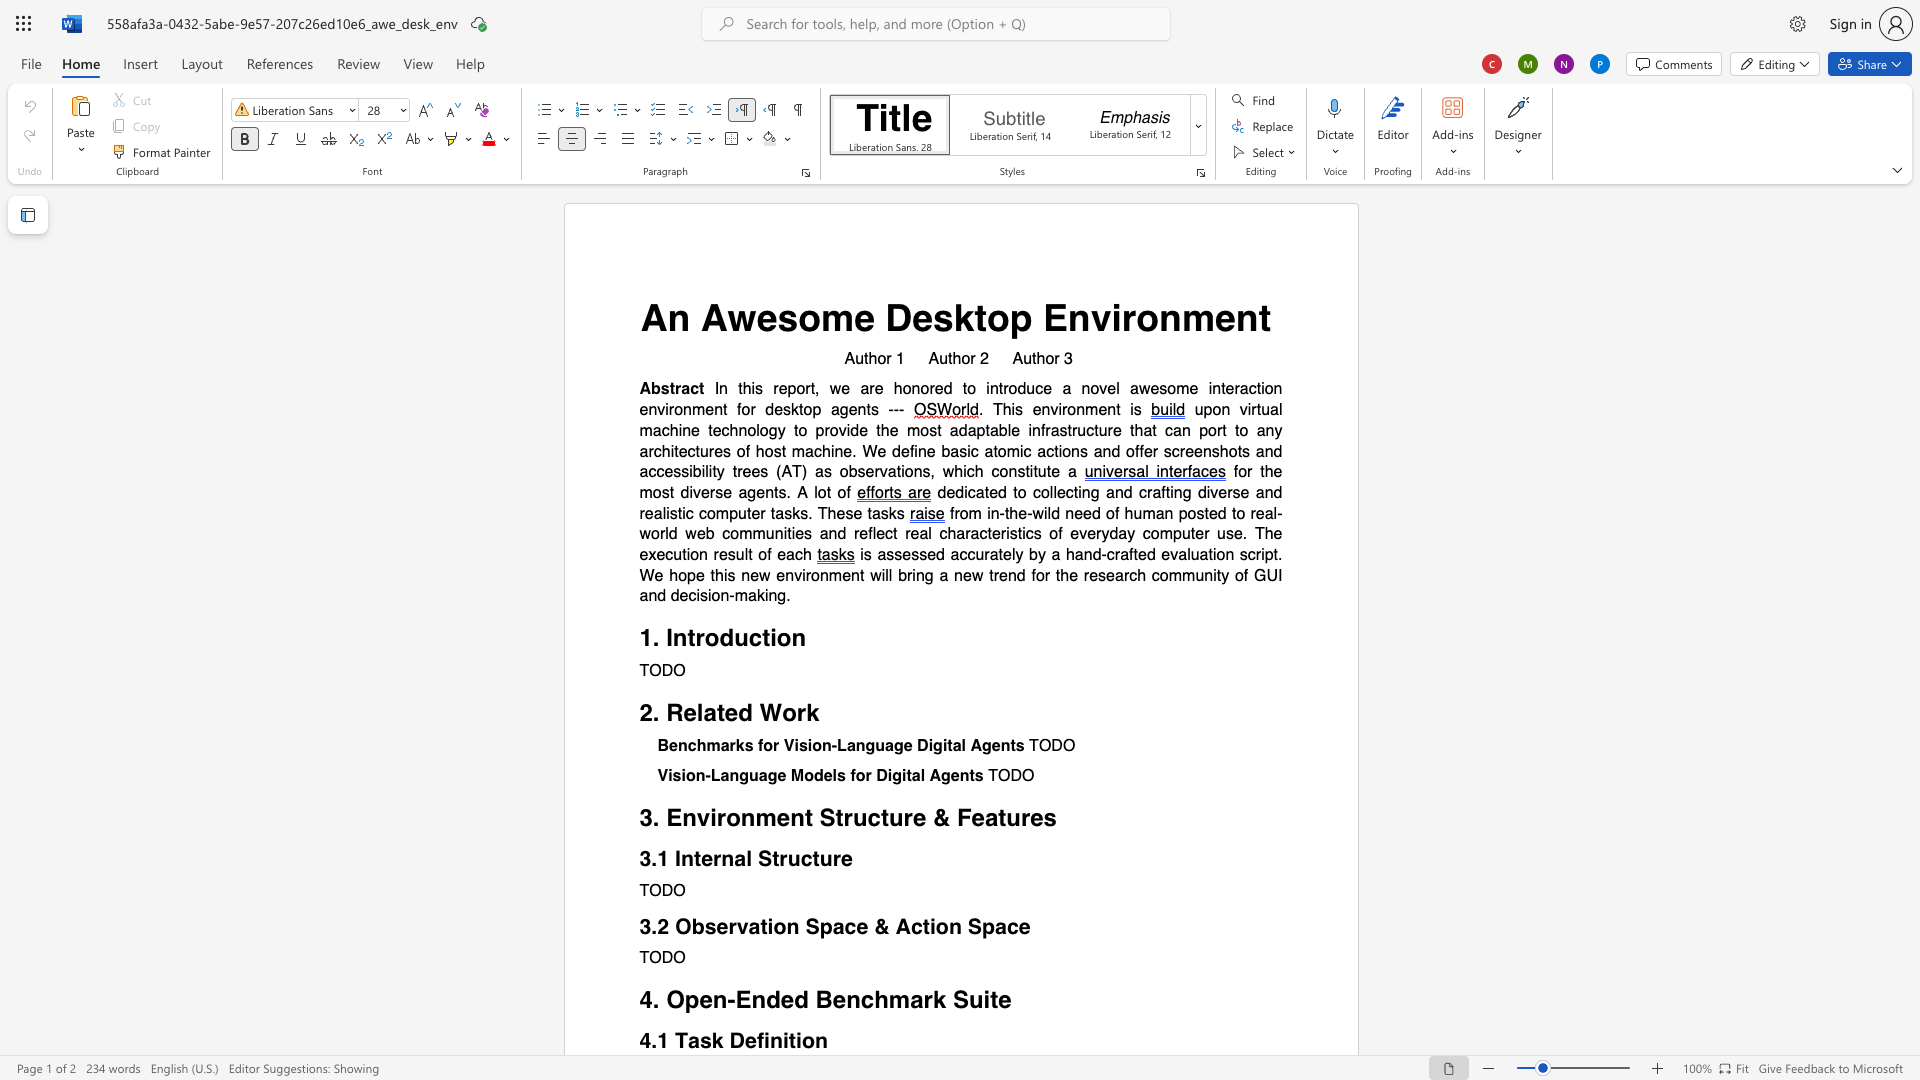  Describe the element at coordinates (1008, 472) in the screenshot. I see `the subset text "nsti" within the text "constitute"` at that location.